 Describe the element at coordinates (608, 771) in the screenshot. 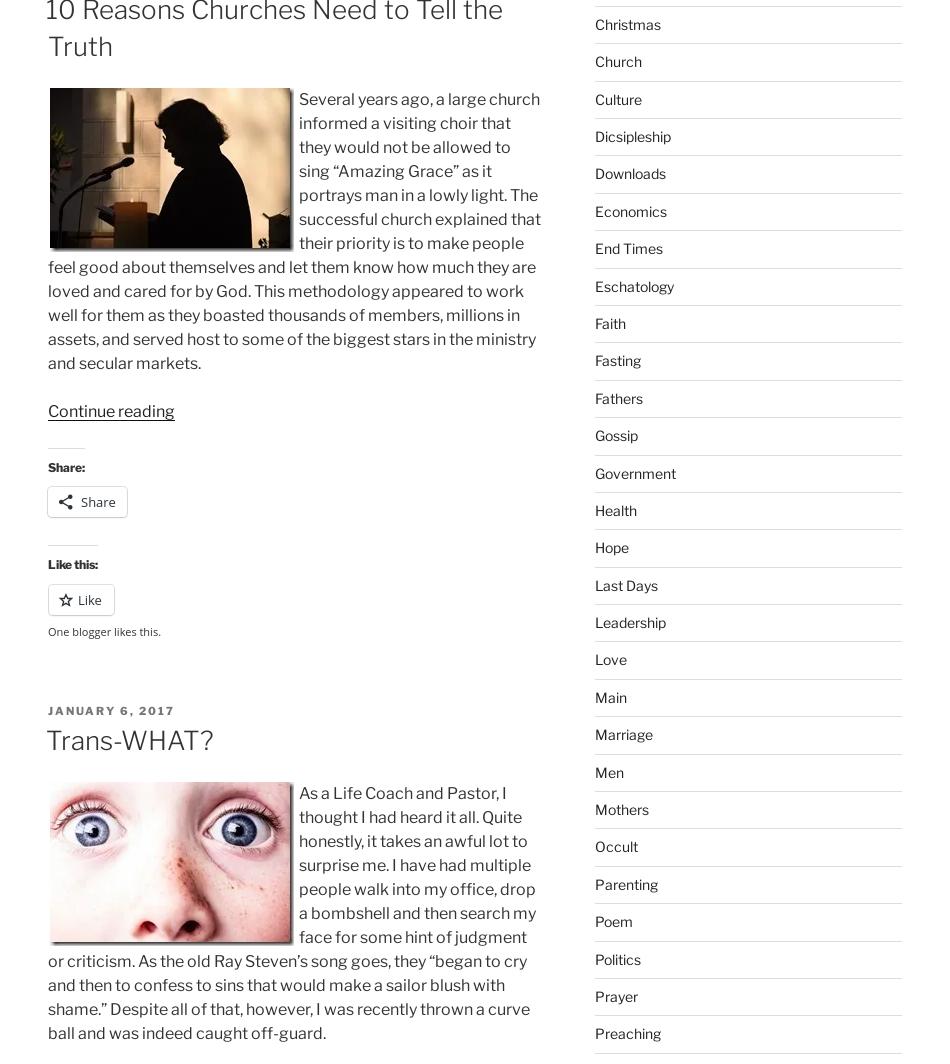

I see `'Men'` at that location.